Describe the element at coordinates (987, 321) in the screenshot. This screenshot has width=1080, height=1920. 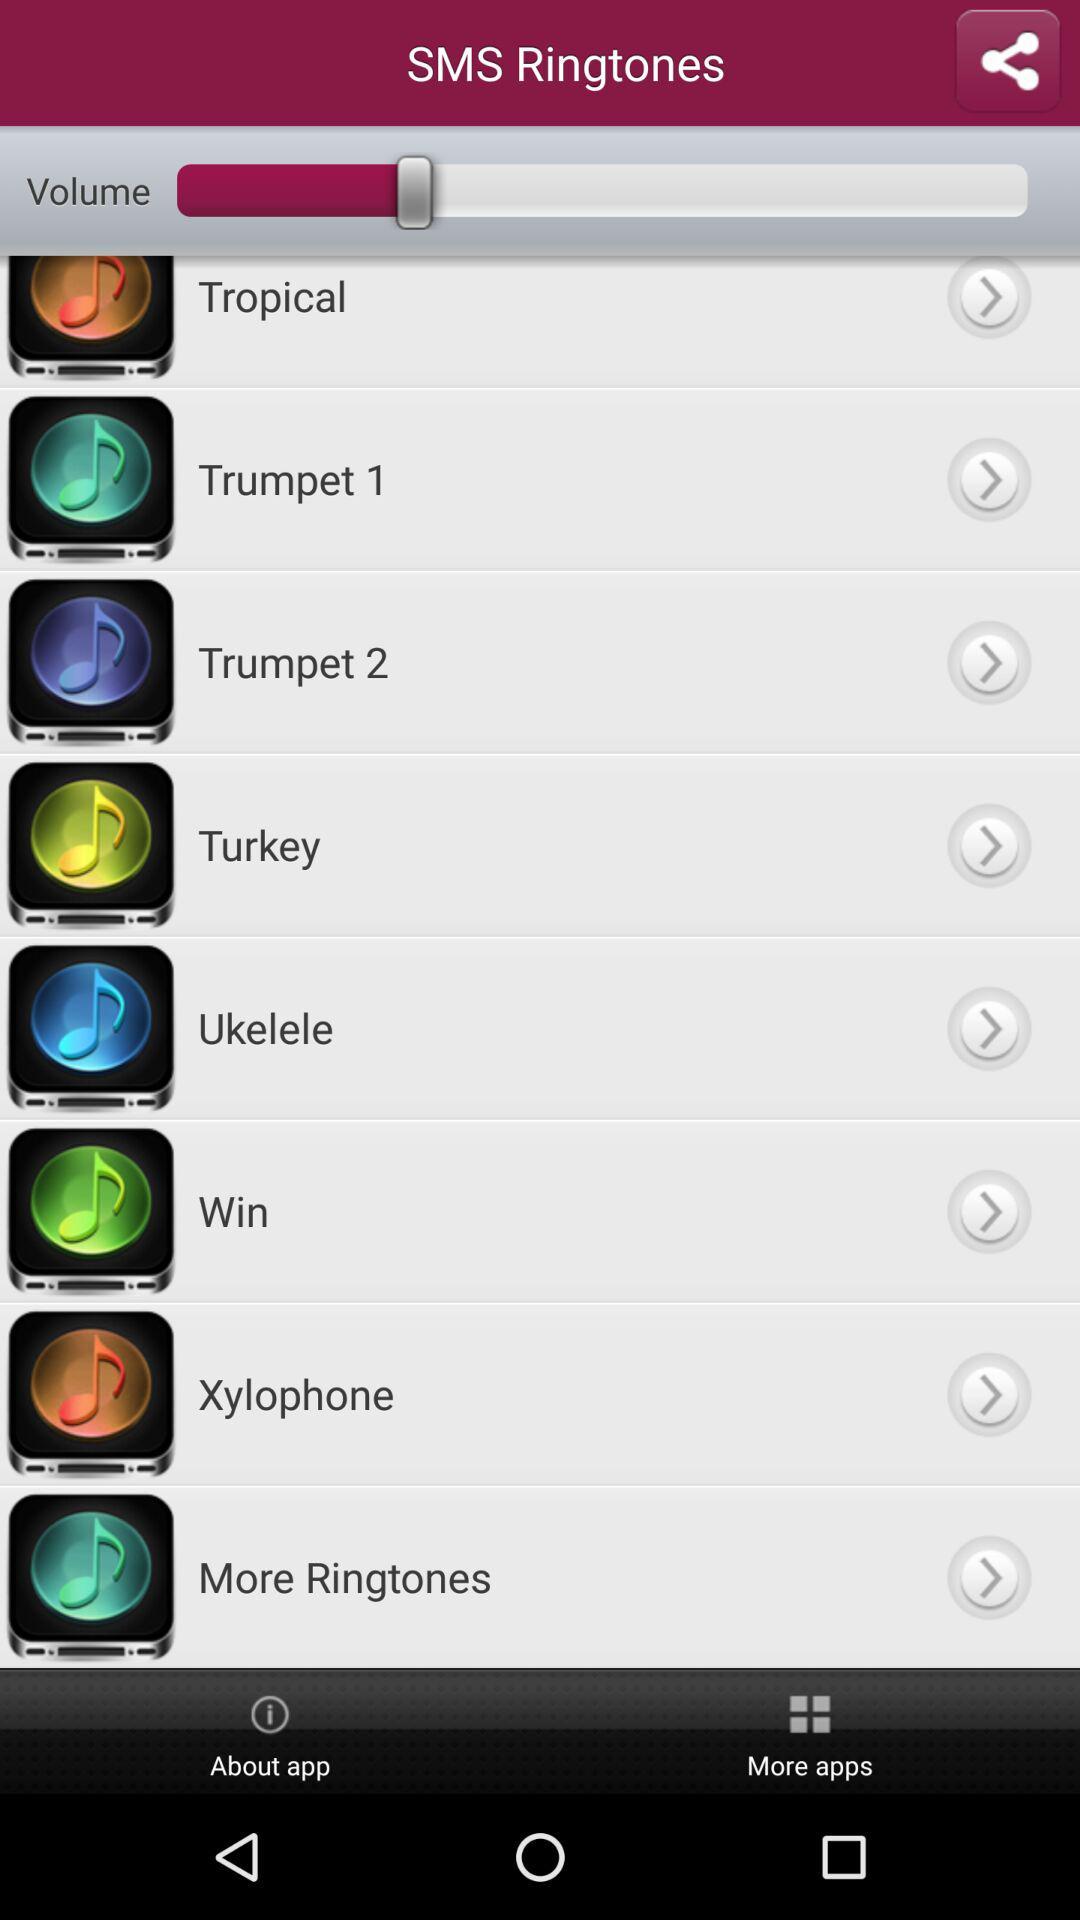
I see `the next page` at that location.